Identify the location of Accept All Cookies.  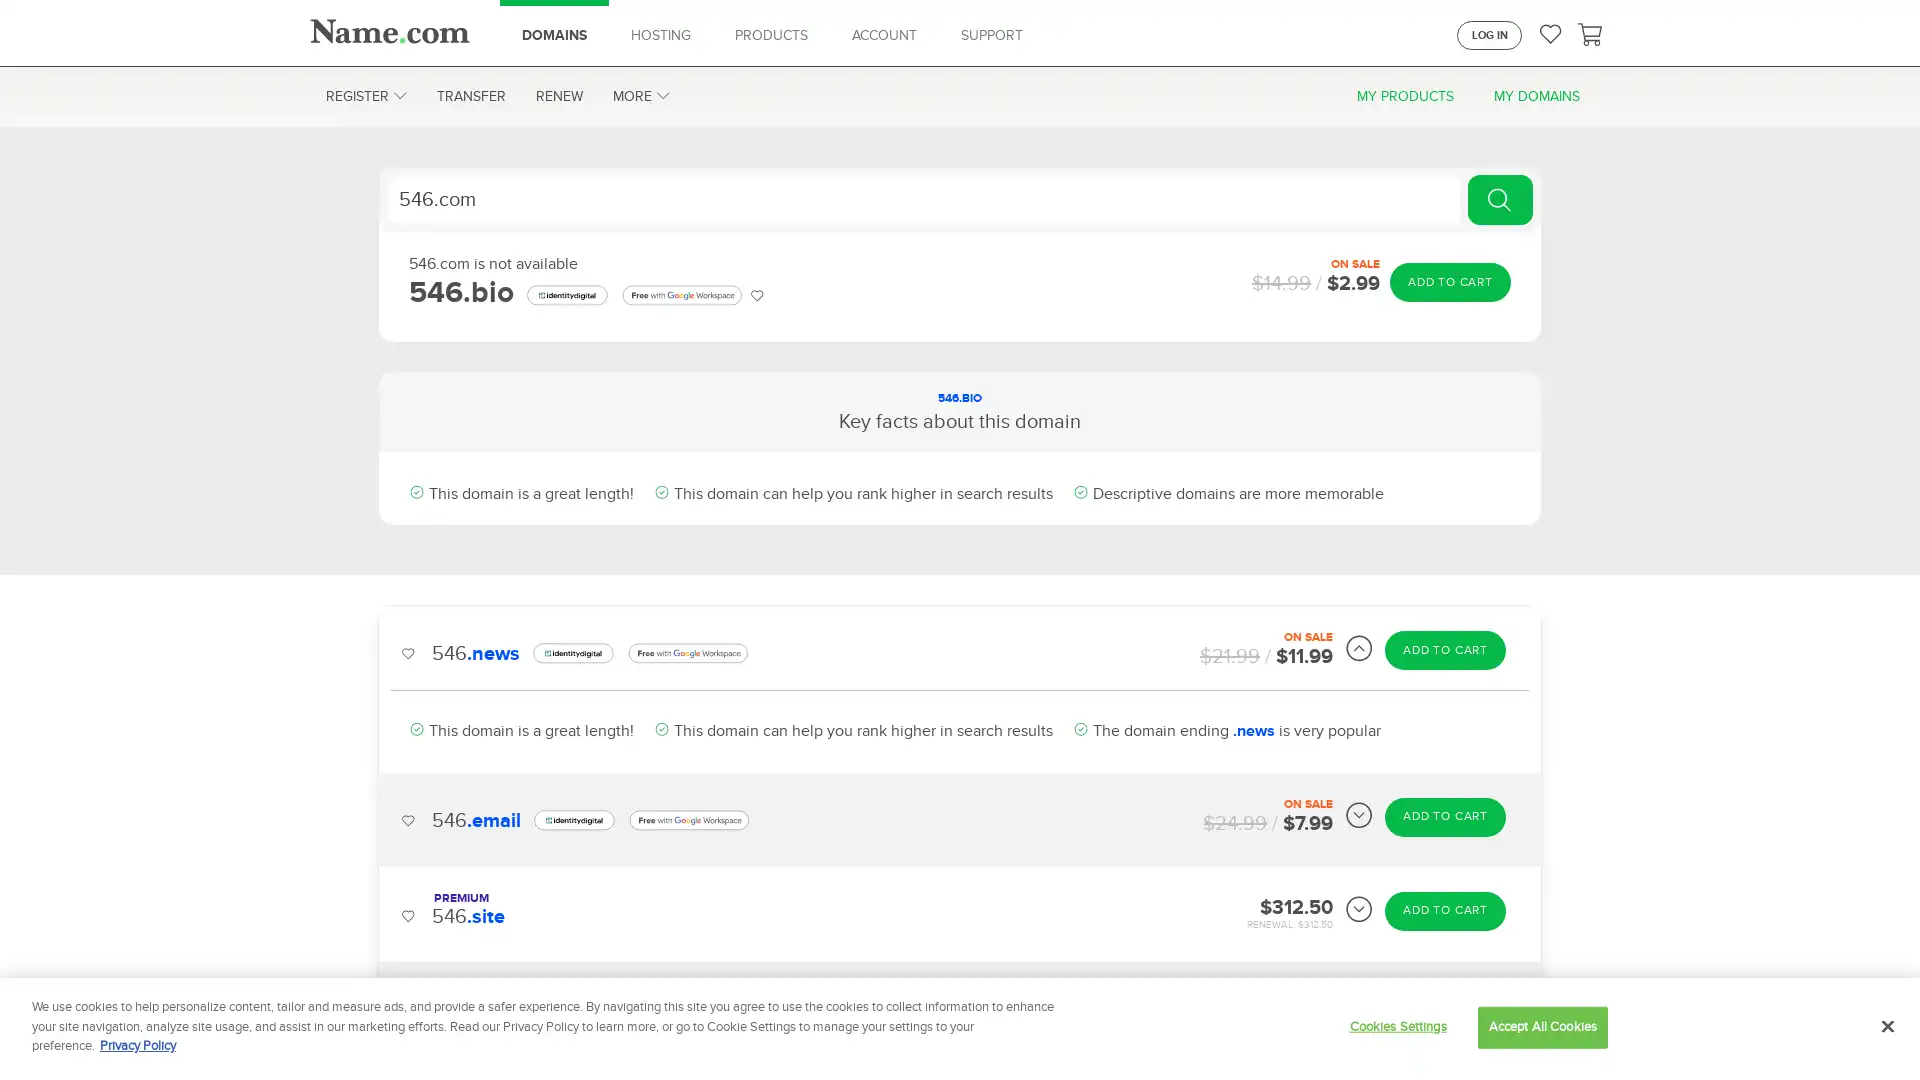
(1541, 1026).